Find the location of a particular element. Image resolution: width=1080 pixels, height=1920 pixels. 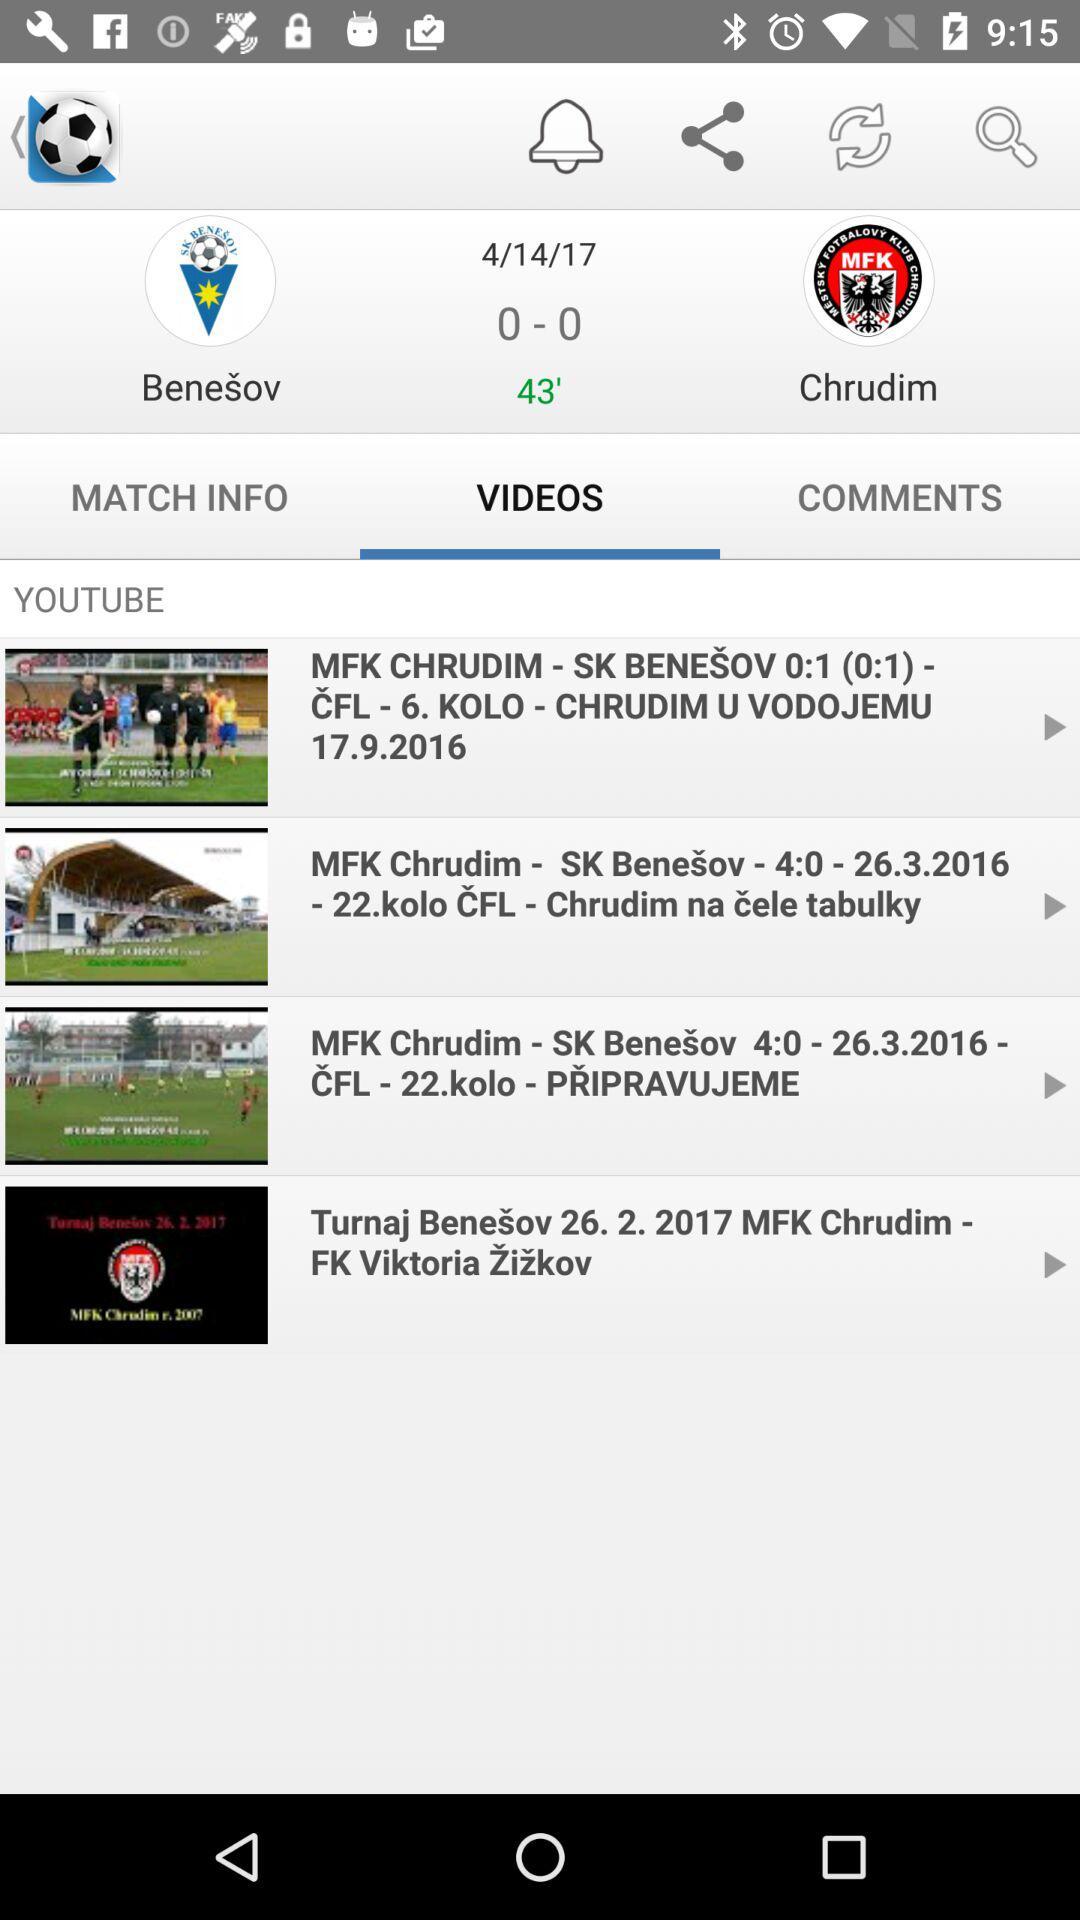

item next to 0 - 0 is located at coordinates (210, 386).